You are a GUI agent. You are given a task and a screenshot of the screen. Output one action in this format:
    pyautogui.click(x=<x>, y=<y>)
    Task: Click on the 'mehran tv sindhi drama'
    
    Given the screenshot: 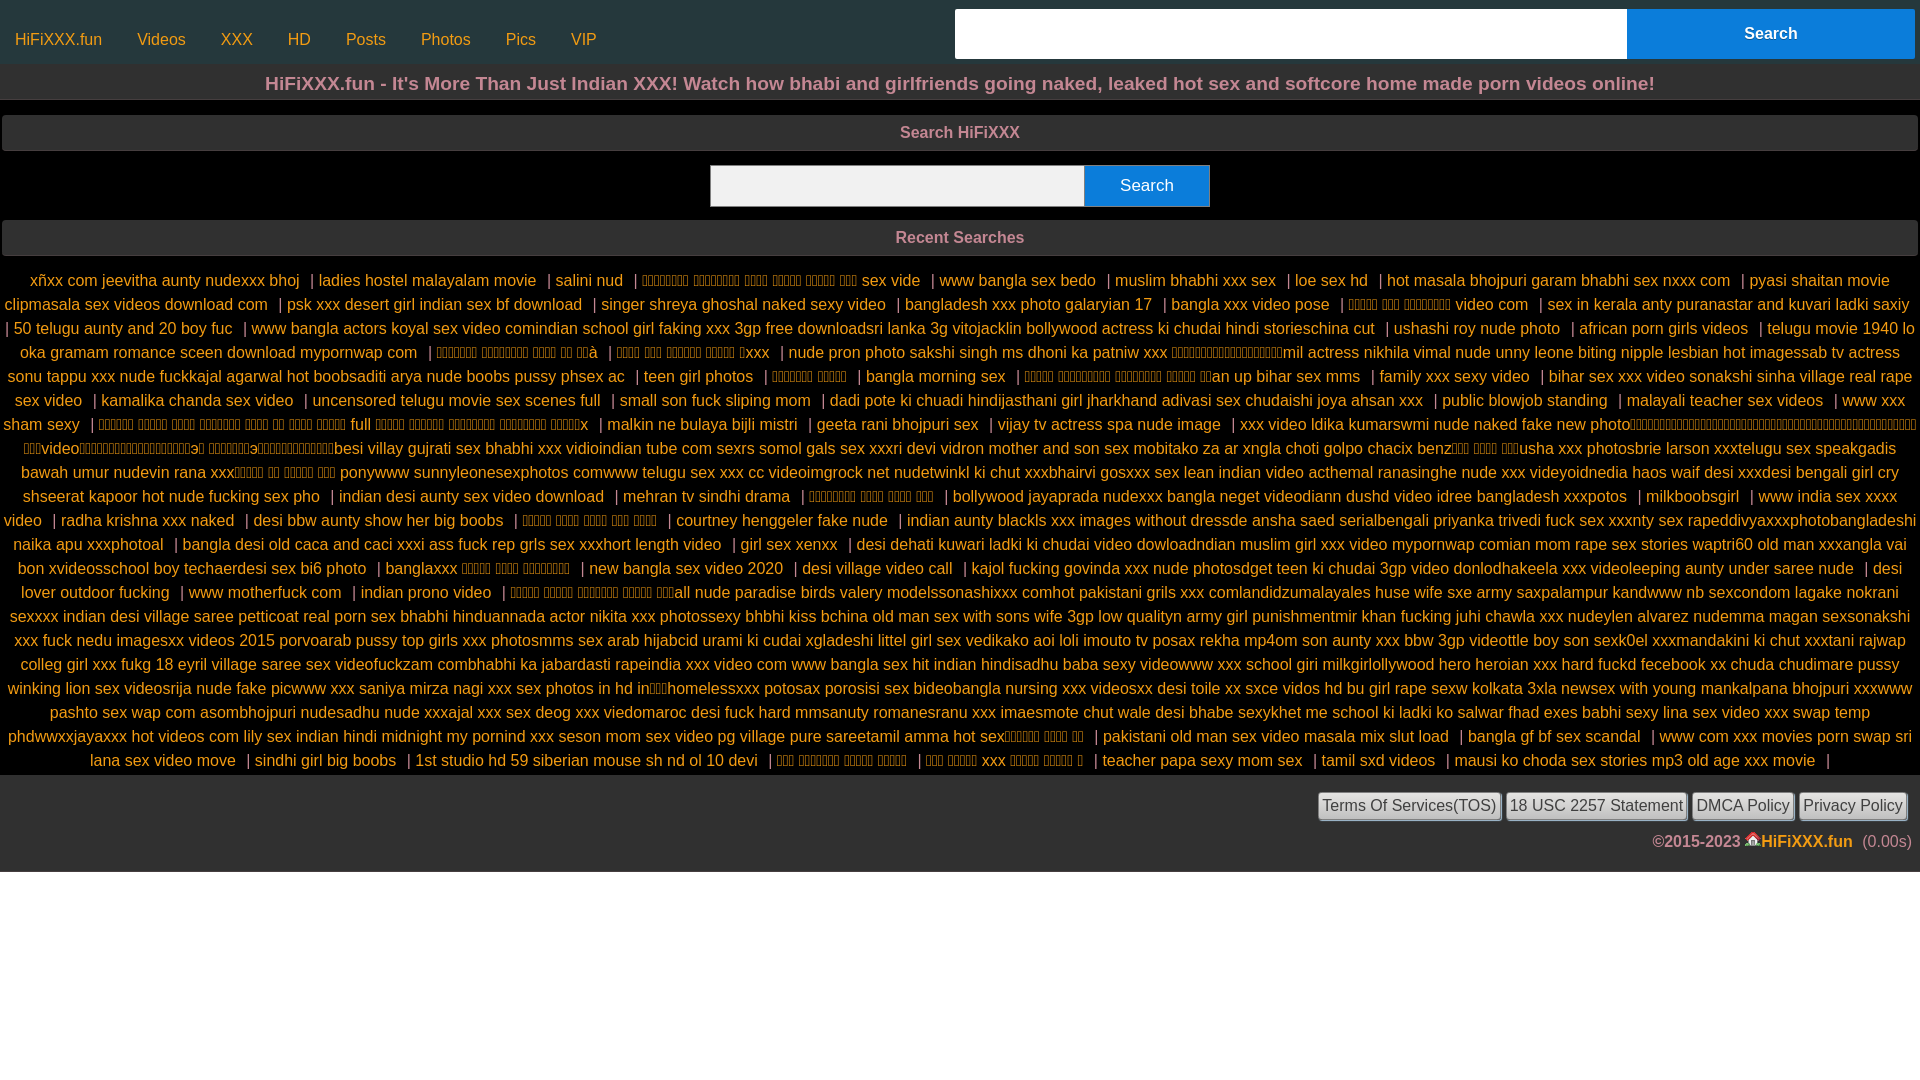 What is the action you would take?
    pyautogui.click(x=706, y=495)
    